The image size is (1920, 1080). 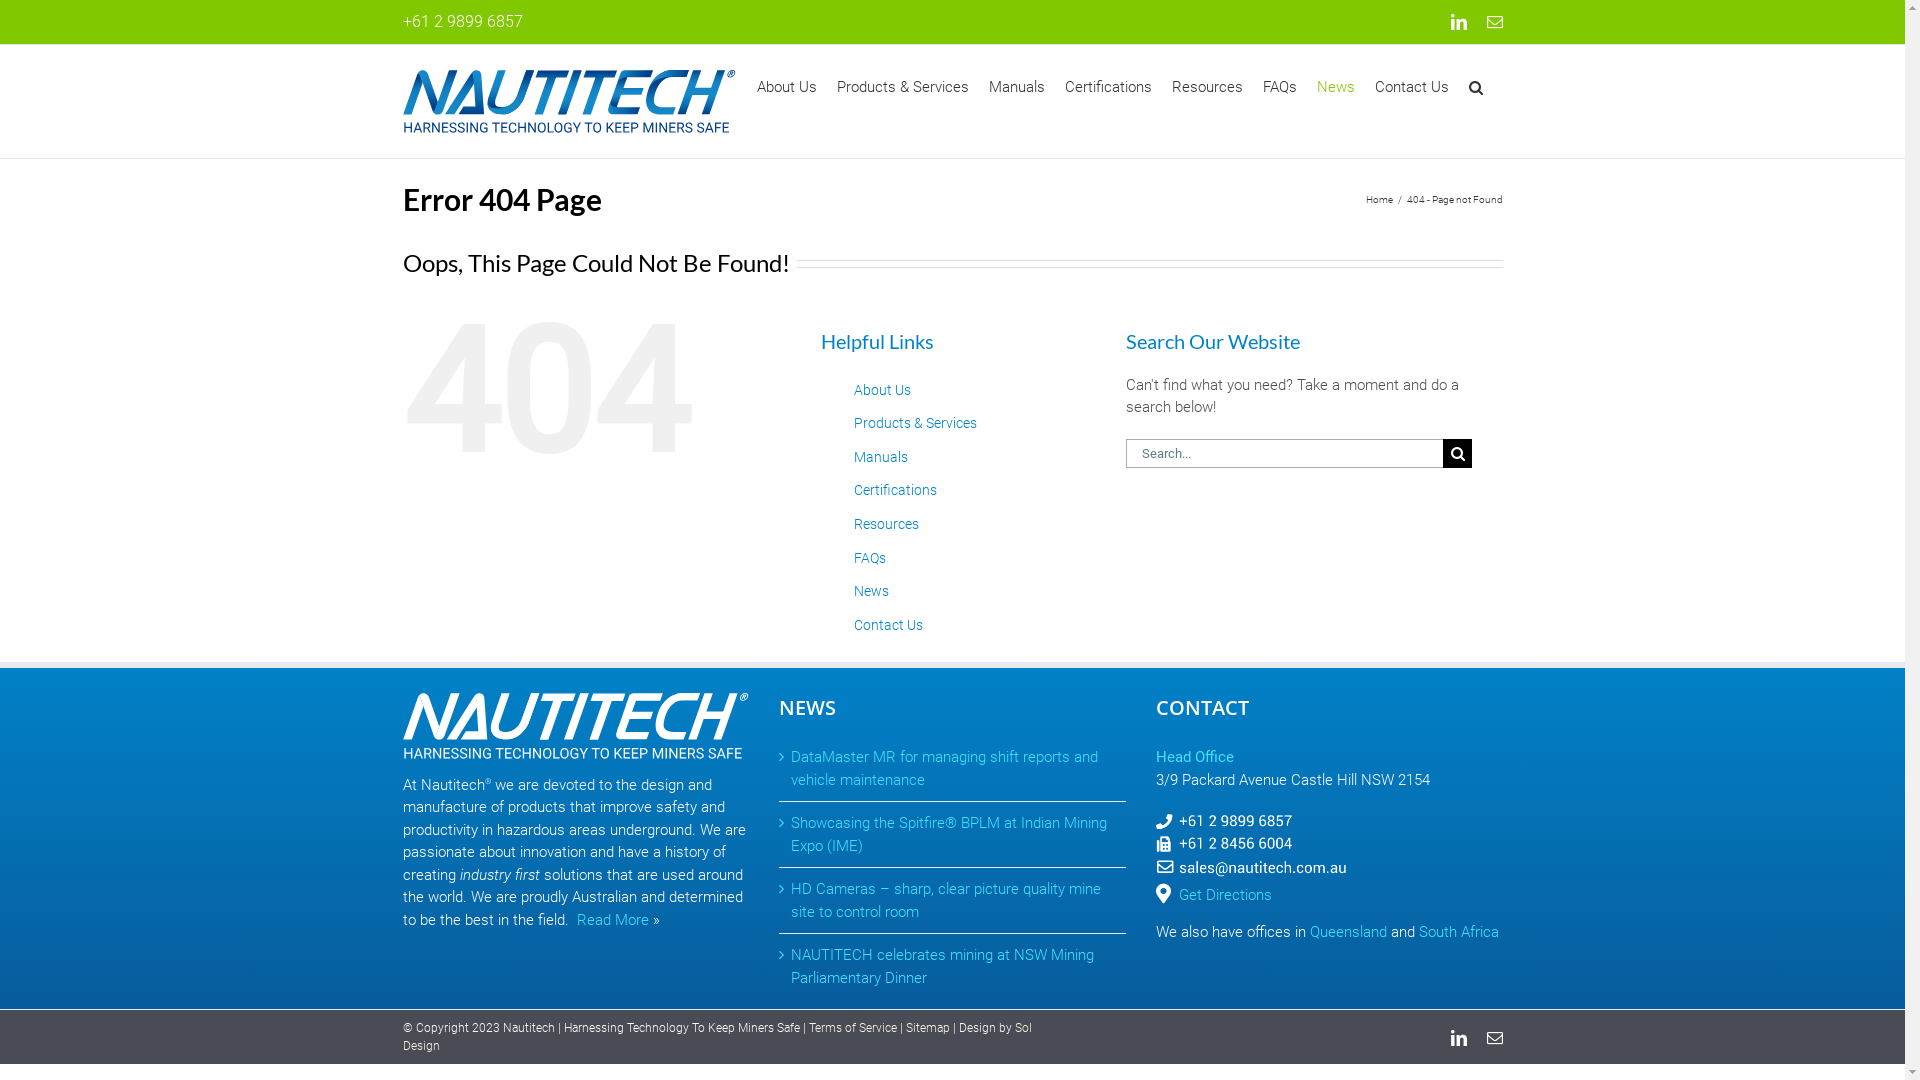 What do you see at coordinates (835, 86) in the screenshot?
I see `'Products & Services'` at bounding box center [835, 86].